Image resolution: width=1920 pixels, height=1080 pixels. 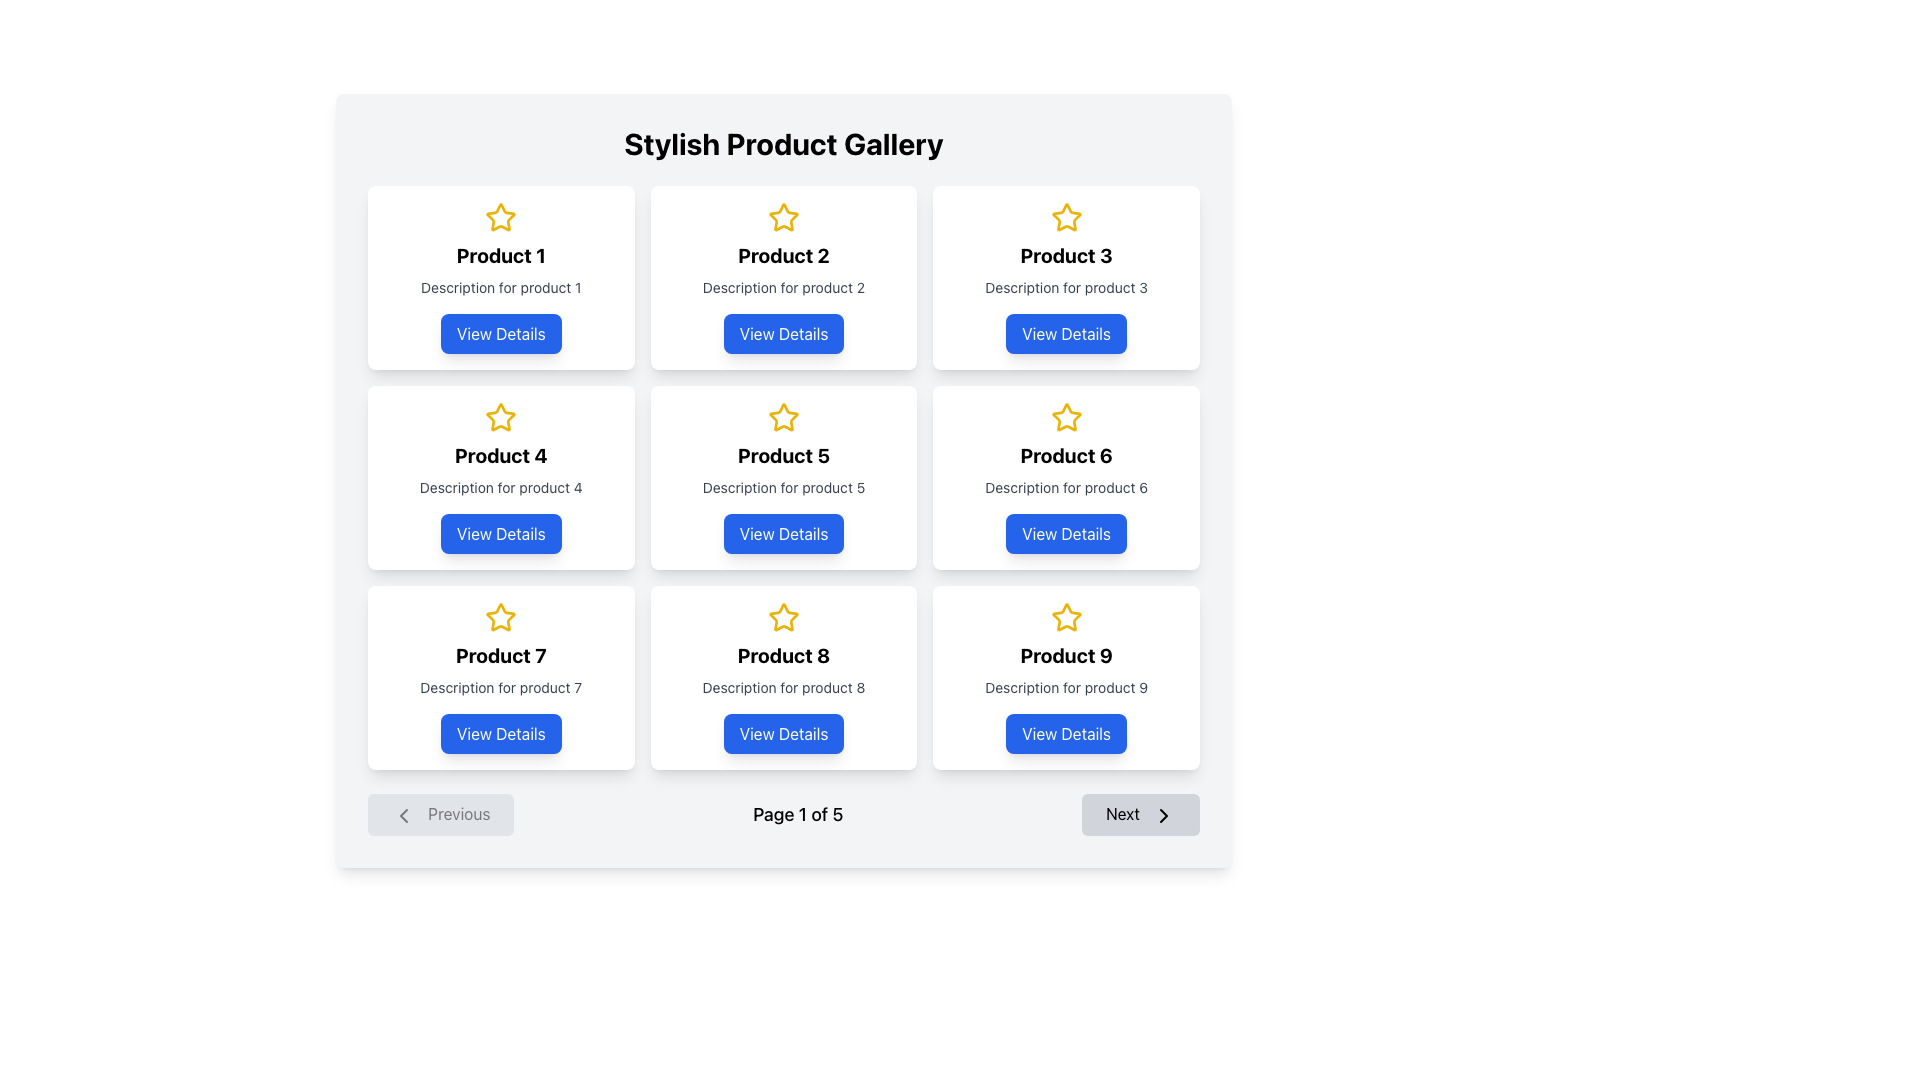 I want to click on the decorative star icon indicating the prominence or rating of 'Product 4', which is located at the top of the product card, so click(x=501, y=416).